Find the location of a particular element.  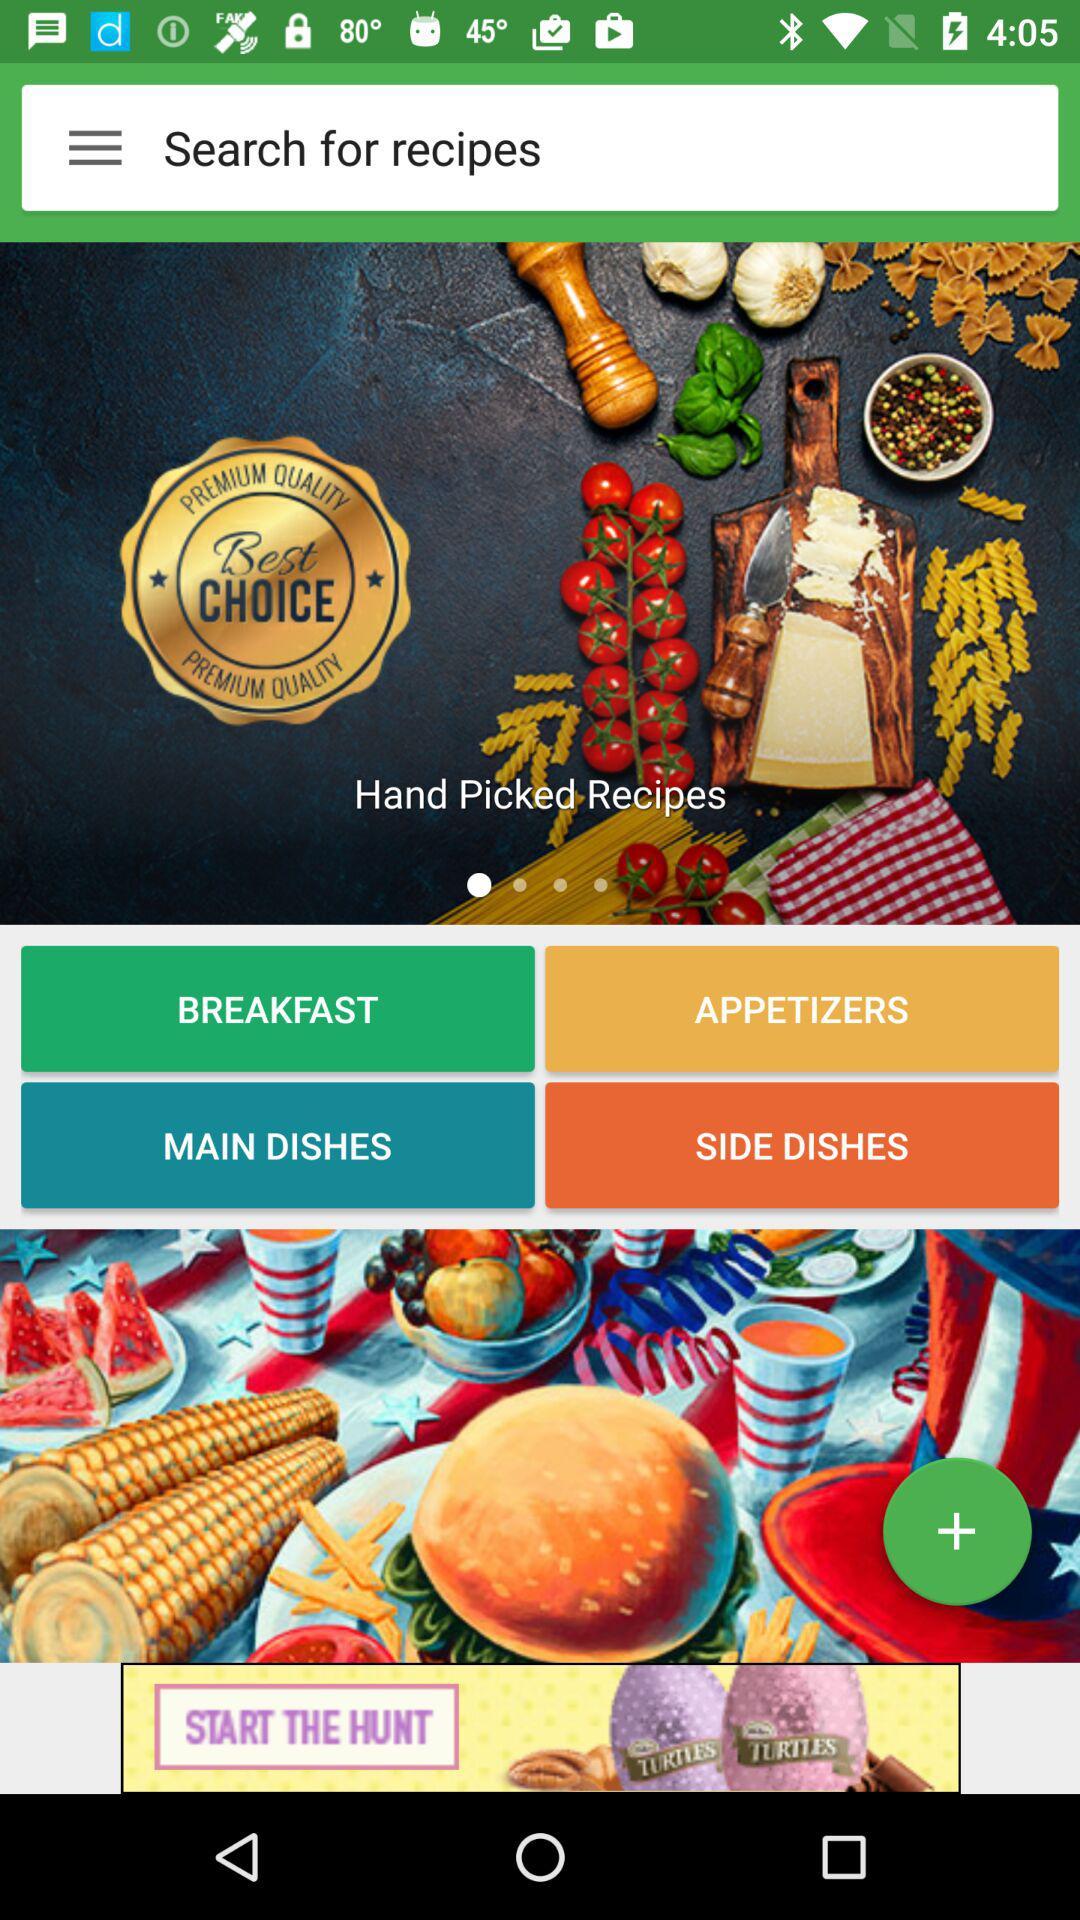

expand details is located at coordinates (955, 1538).